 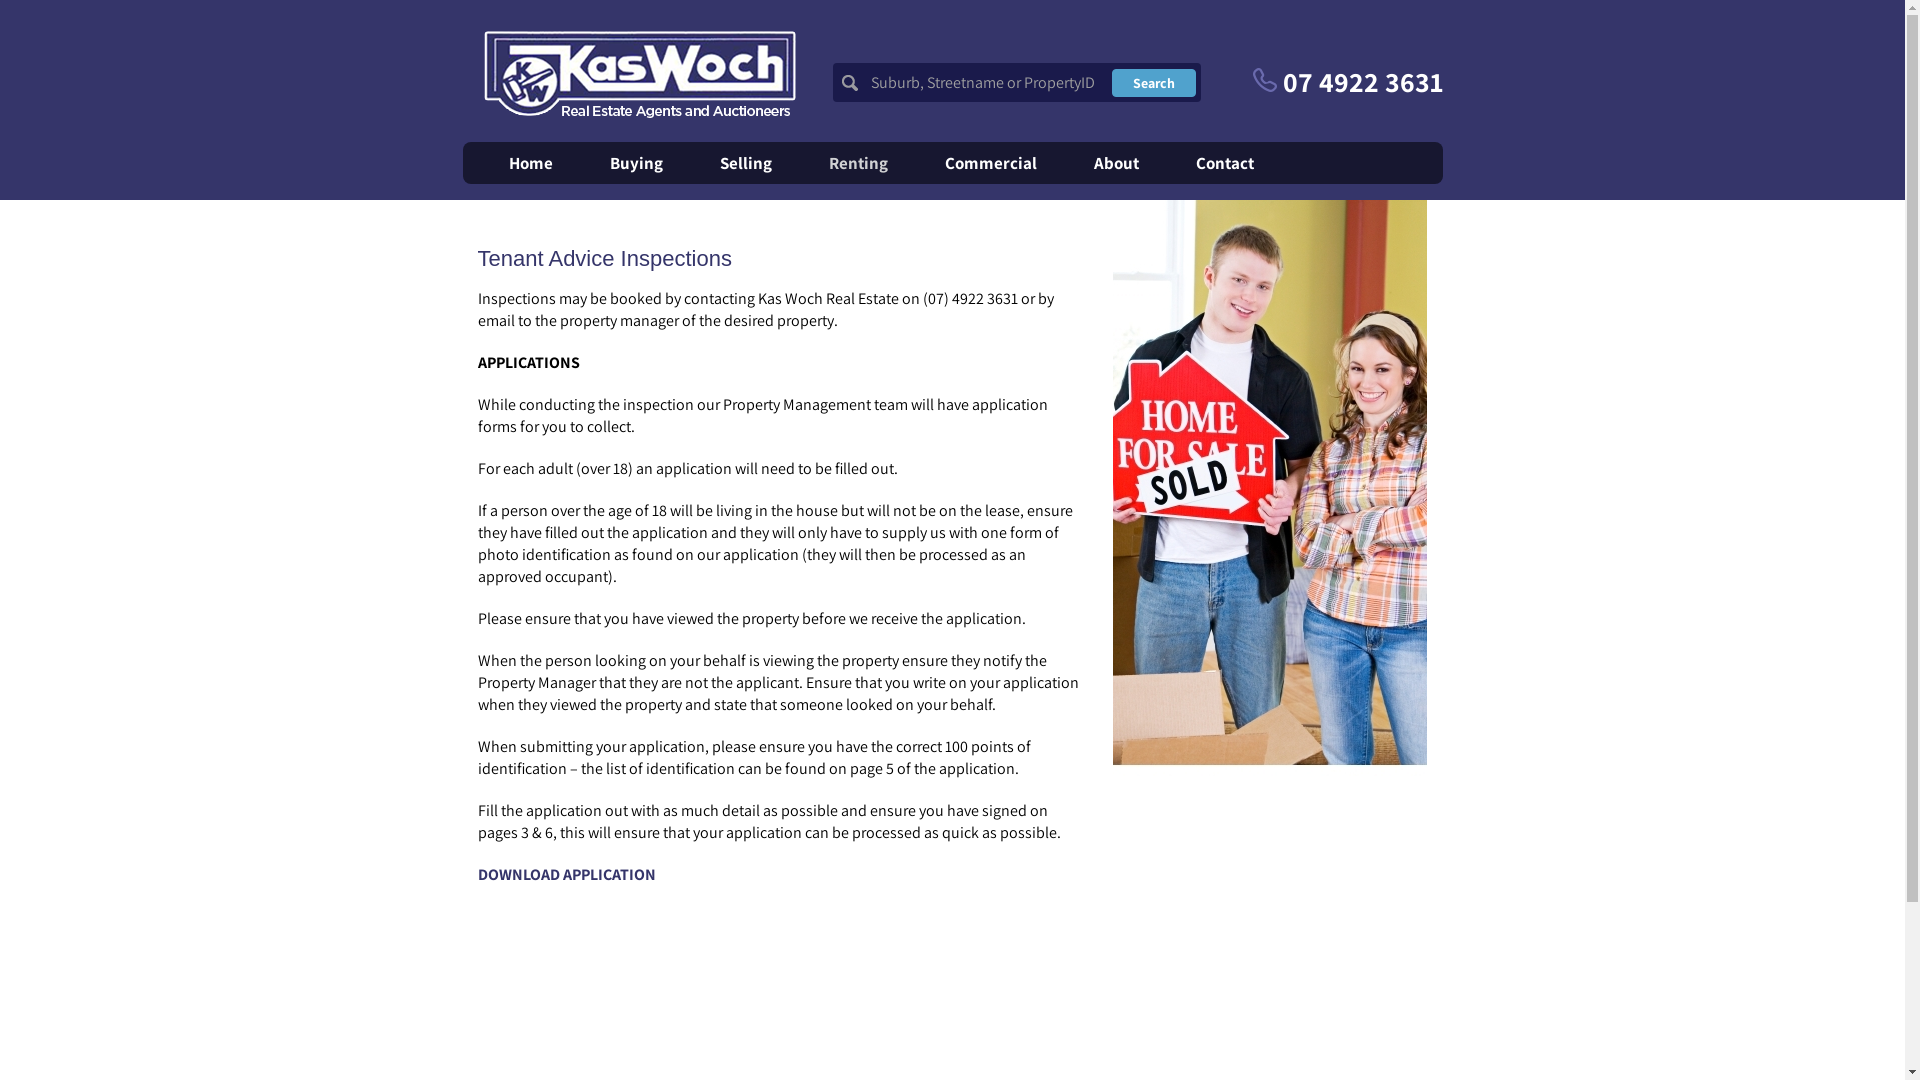 What do you see at coordinates (1115, 161) in the screenshot?
I see `'About'` at bounding box center [1115, 161].